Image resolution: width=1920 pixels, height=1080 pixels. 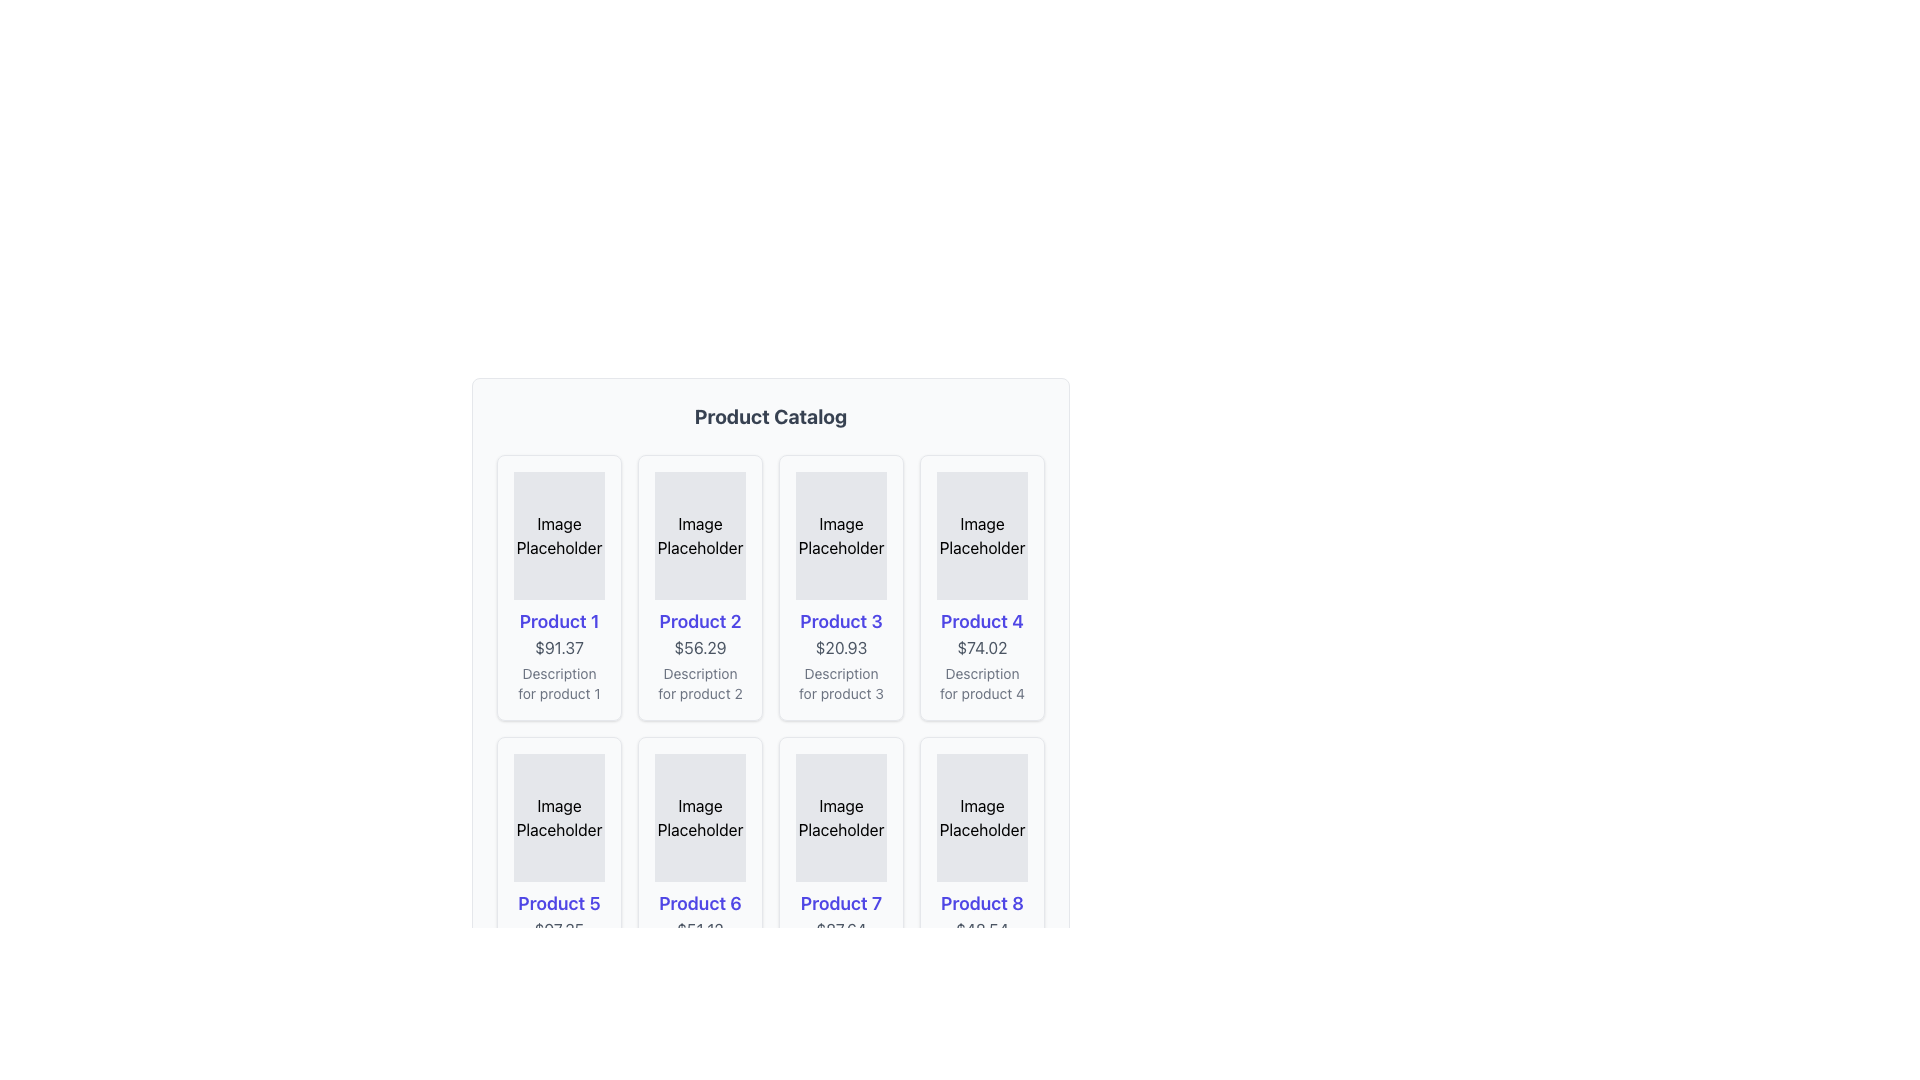 What do you see at coordinates (559, 586) in the screenshot?
I see `the product card located at the top-left position of the product catalog grid` at bounding box center [559, 586].